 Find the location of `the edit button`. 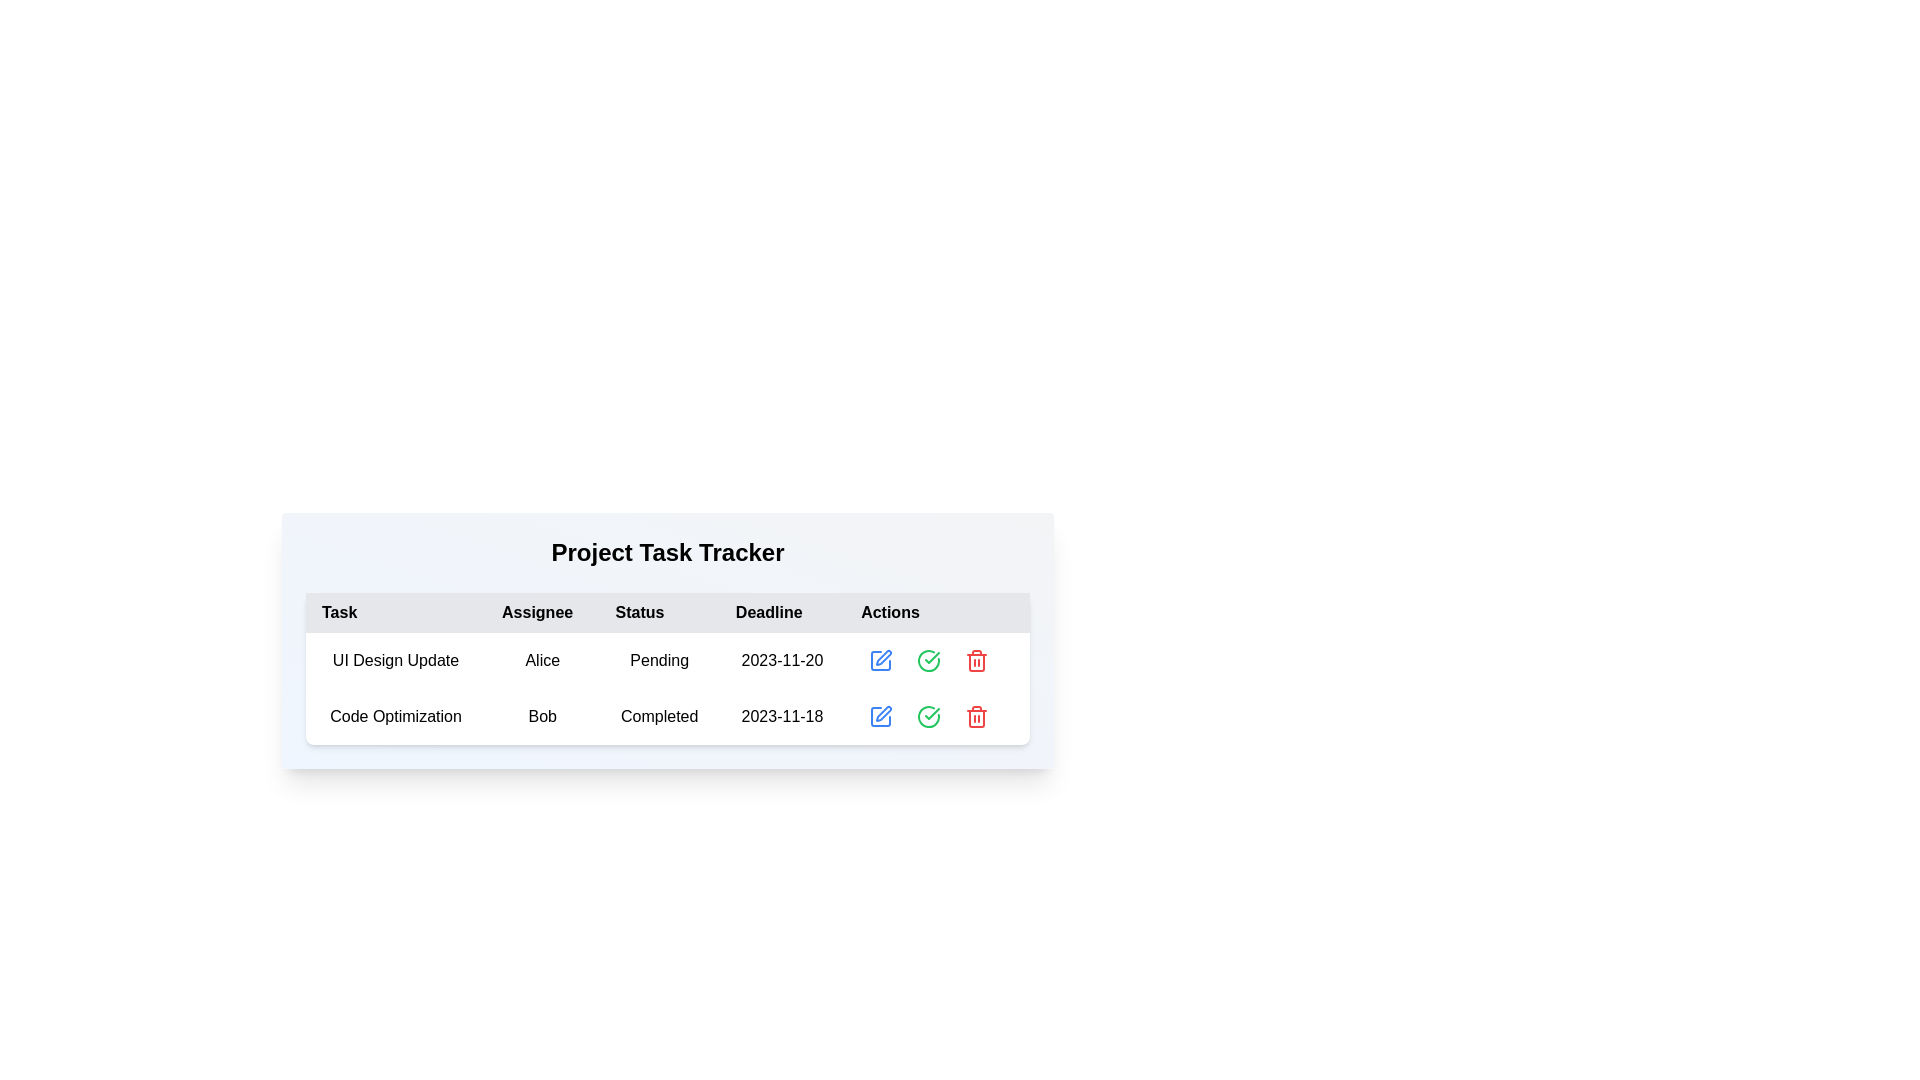

the edit button is located at coordinates (880, 660).